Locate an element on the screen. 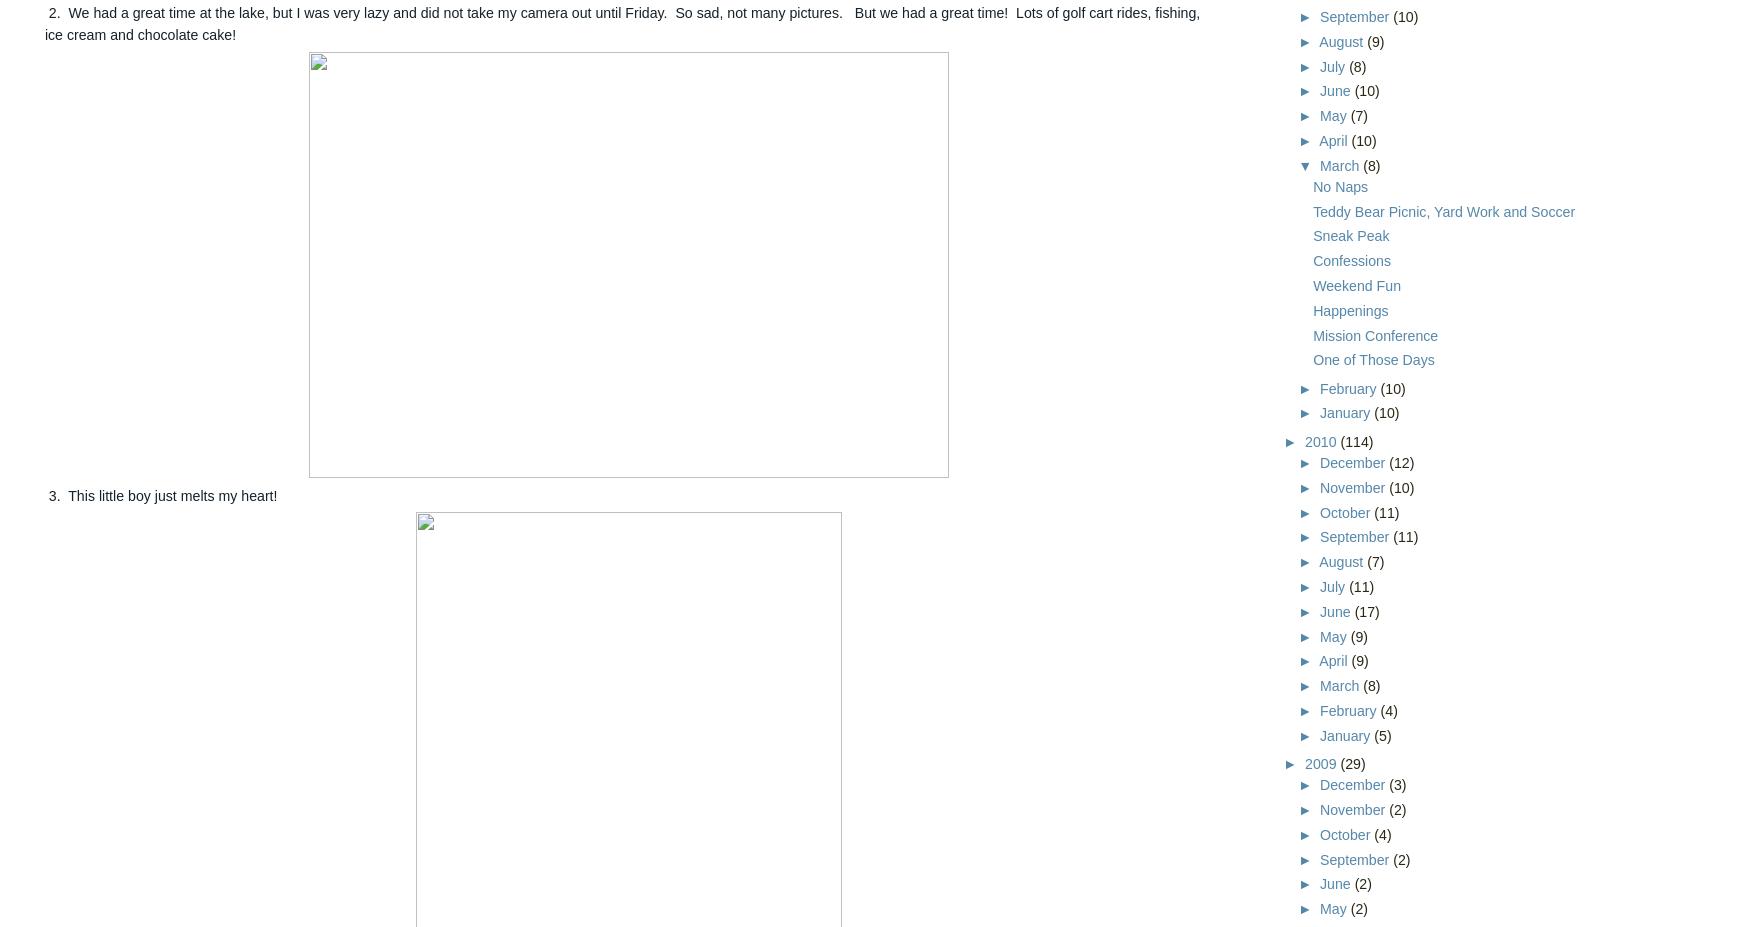 The height and width of the screenshot is (927, 1764). 'One of Those Days' is located at coordinates (1312, 358).